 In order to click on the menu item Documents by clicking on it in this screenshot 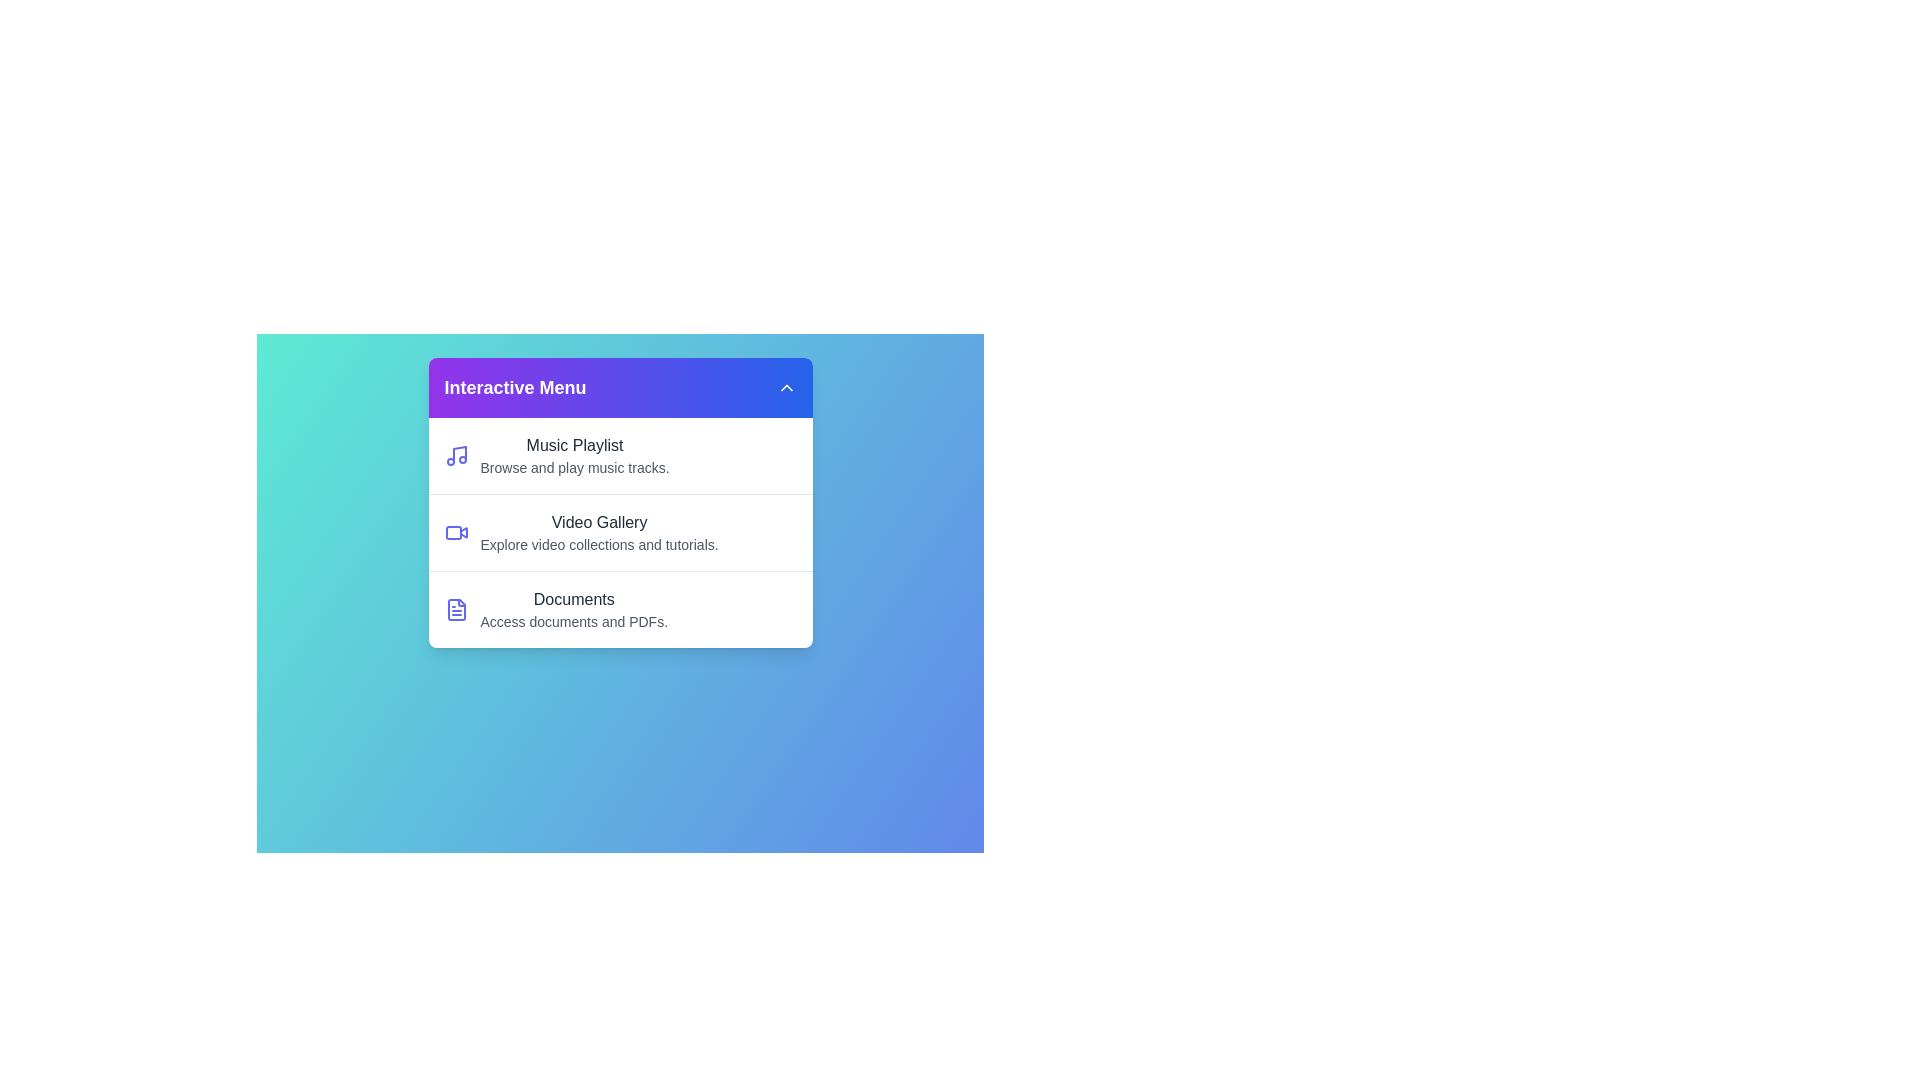, I will do `click(619, 608)`.